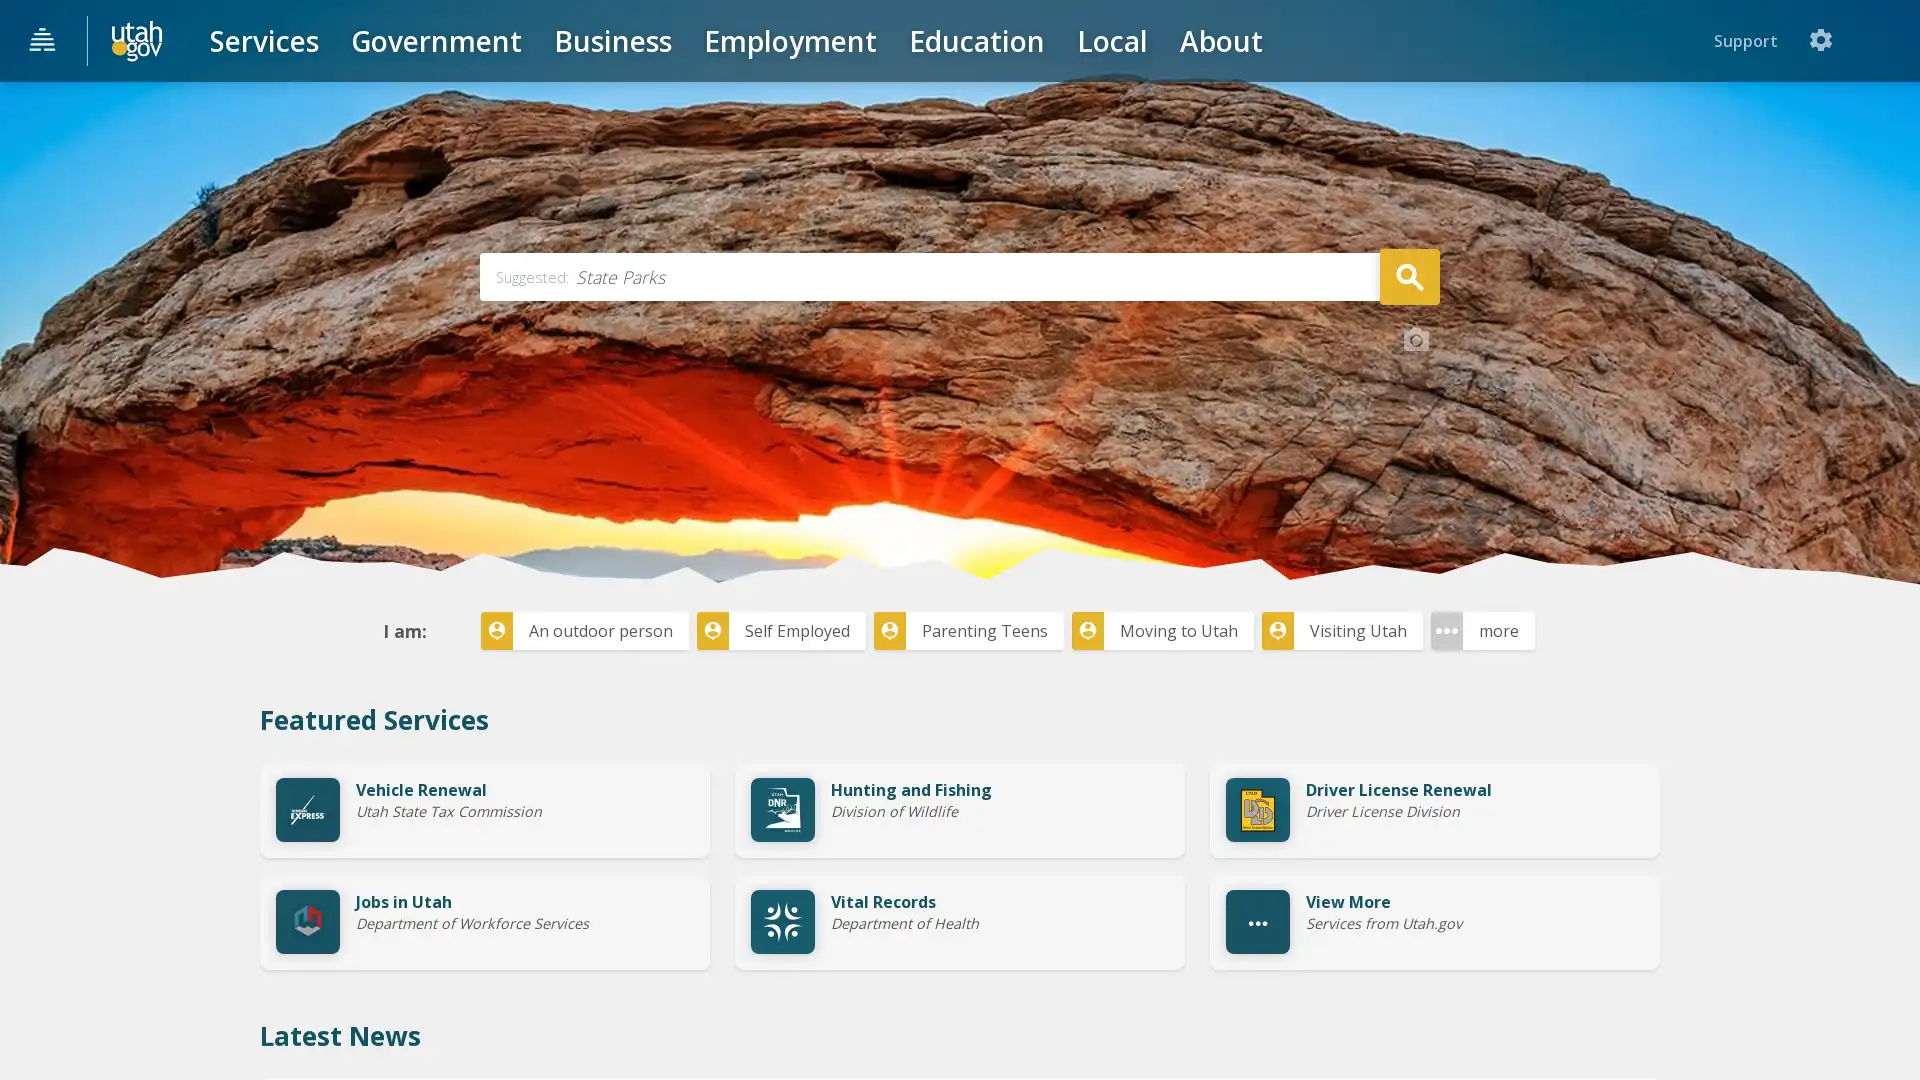 The width and height of the screenshot is (1920, 1080). What do you see at coordinates (1415, 489) in the screenshot?
I see `Background image info` at bounding box center [1415, 489].